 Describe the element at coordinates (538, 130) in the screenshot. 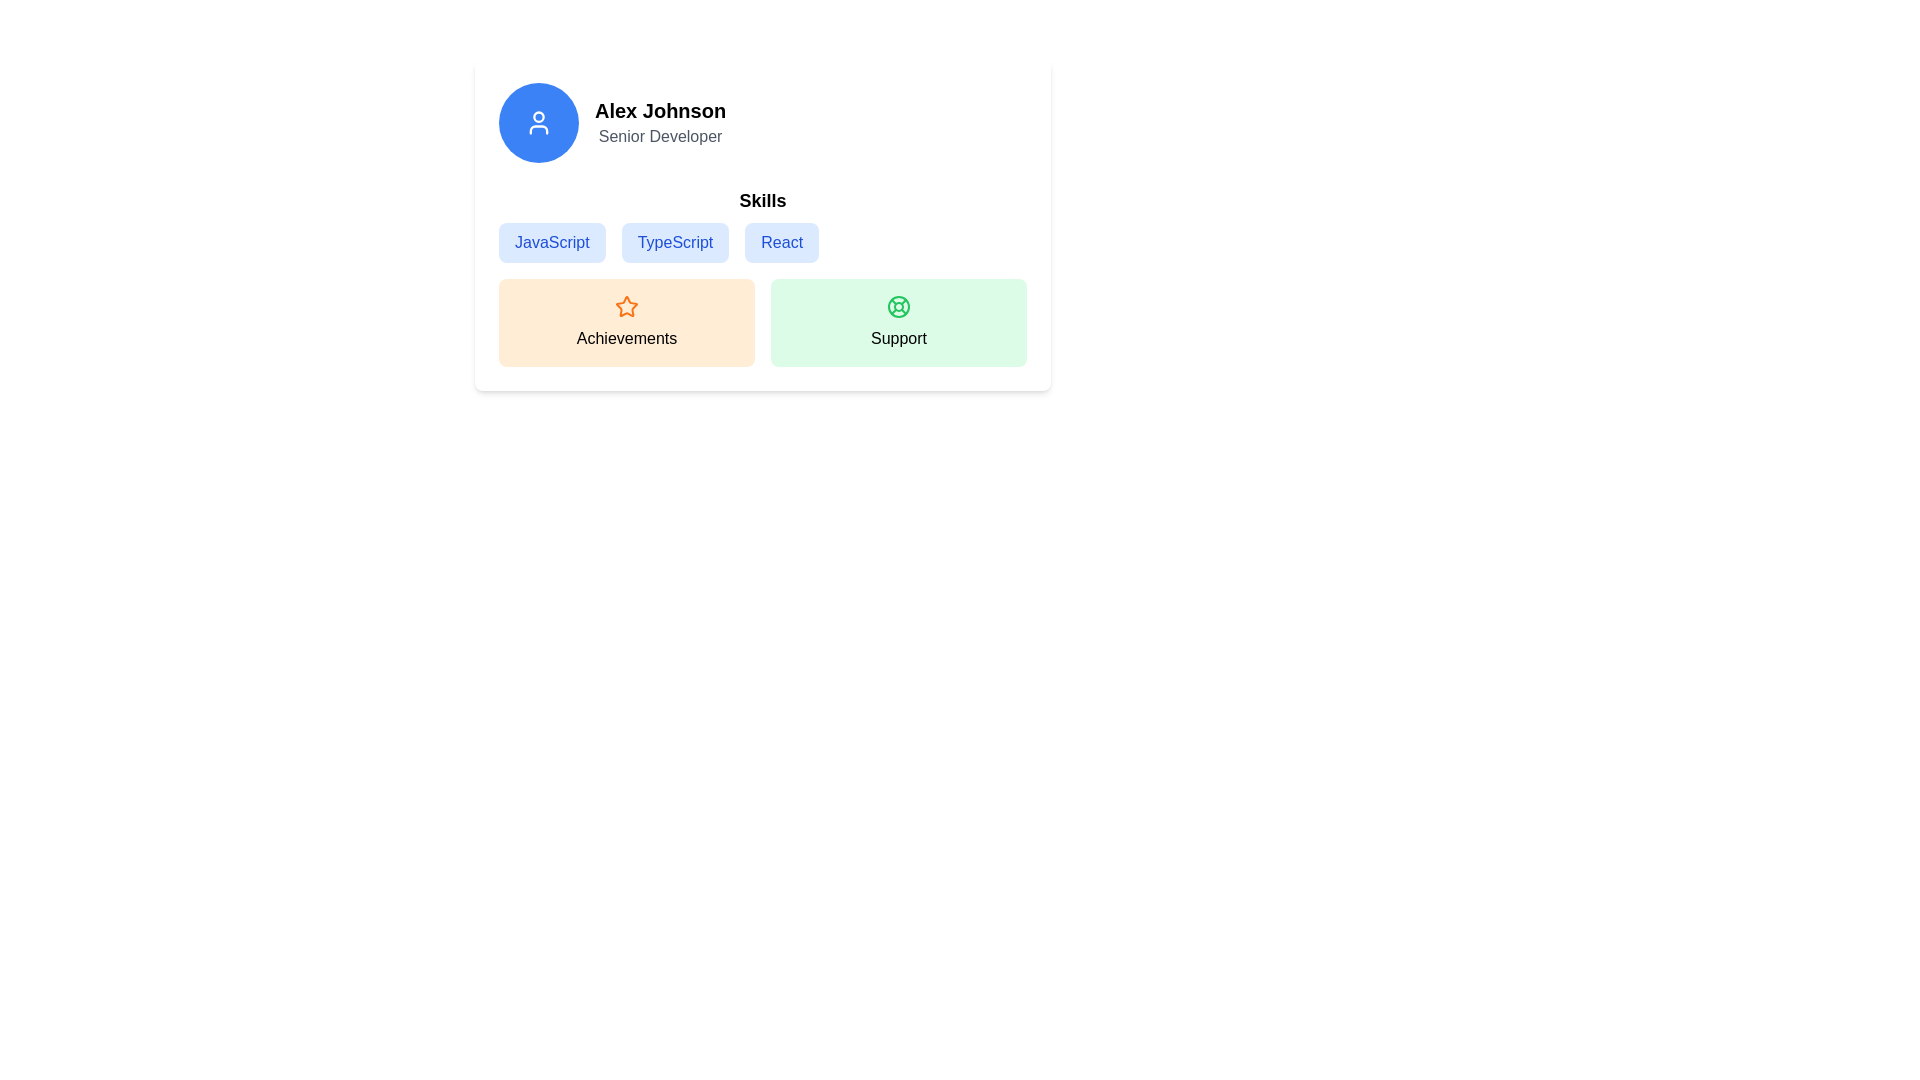

I see `the curve forming the base of the simplified user icon, which is styled in the same color and stroke attributes as the rest of the icon, and is positioned below the circular head shape in the SVG element` at that location.